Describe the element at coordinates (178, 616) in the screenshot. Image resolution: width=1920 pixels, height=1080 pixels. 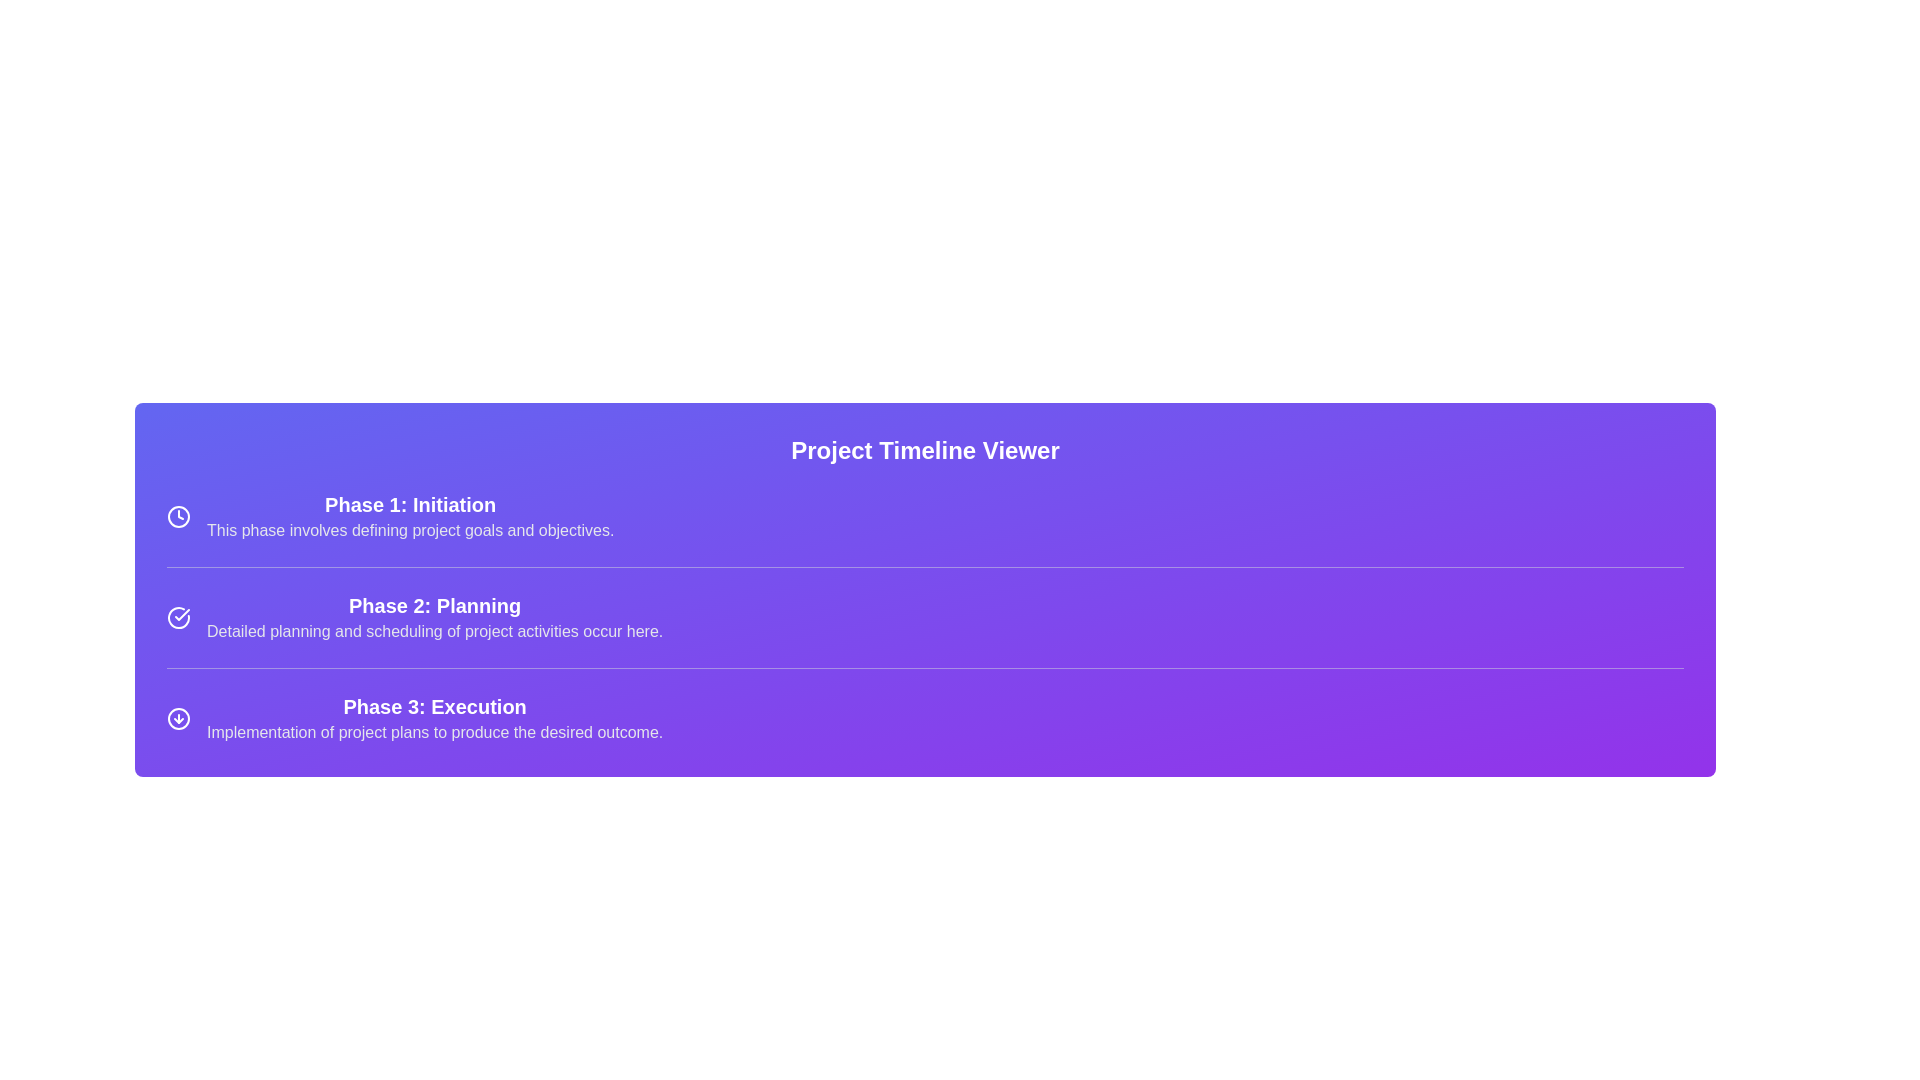
I see `the completion icon located immediately to the left of the text 'Phase 2: Planning'` at that location.